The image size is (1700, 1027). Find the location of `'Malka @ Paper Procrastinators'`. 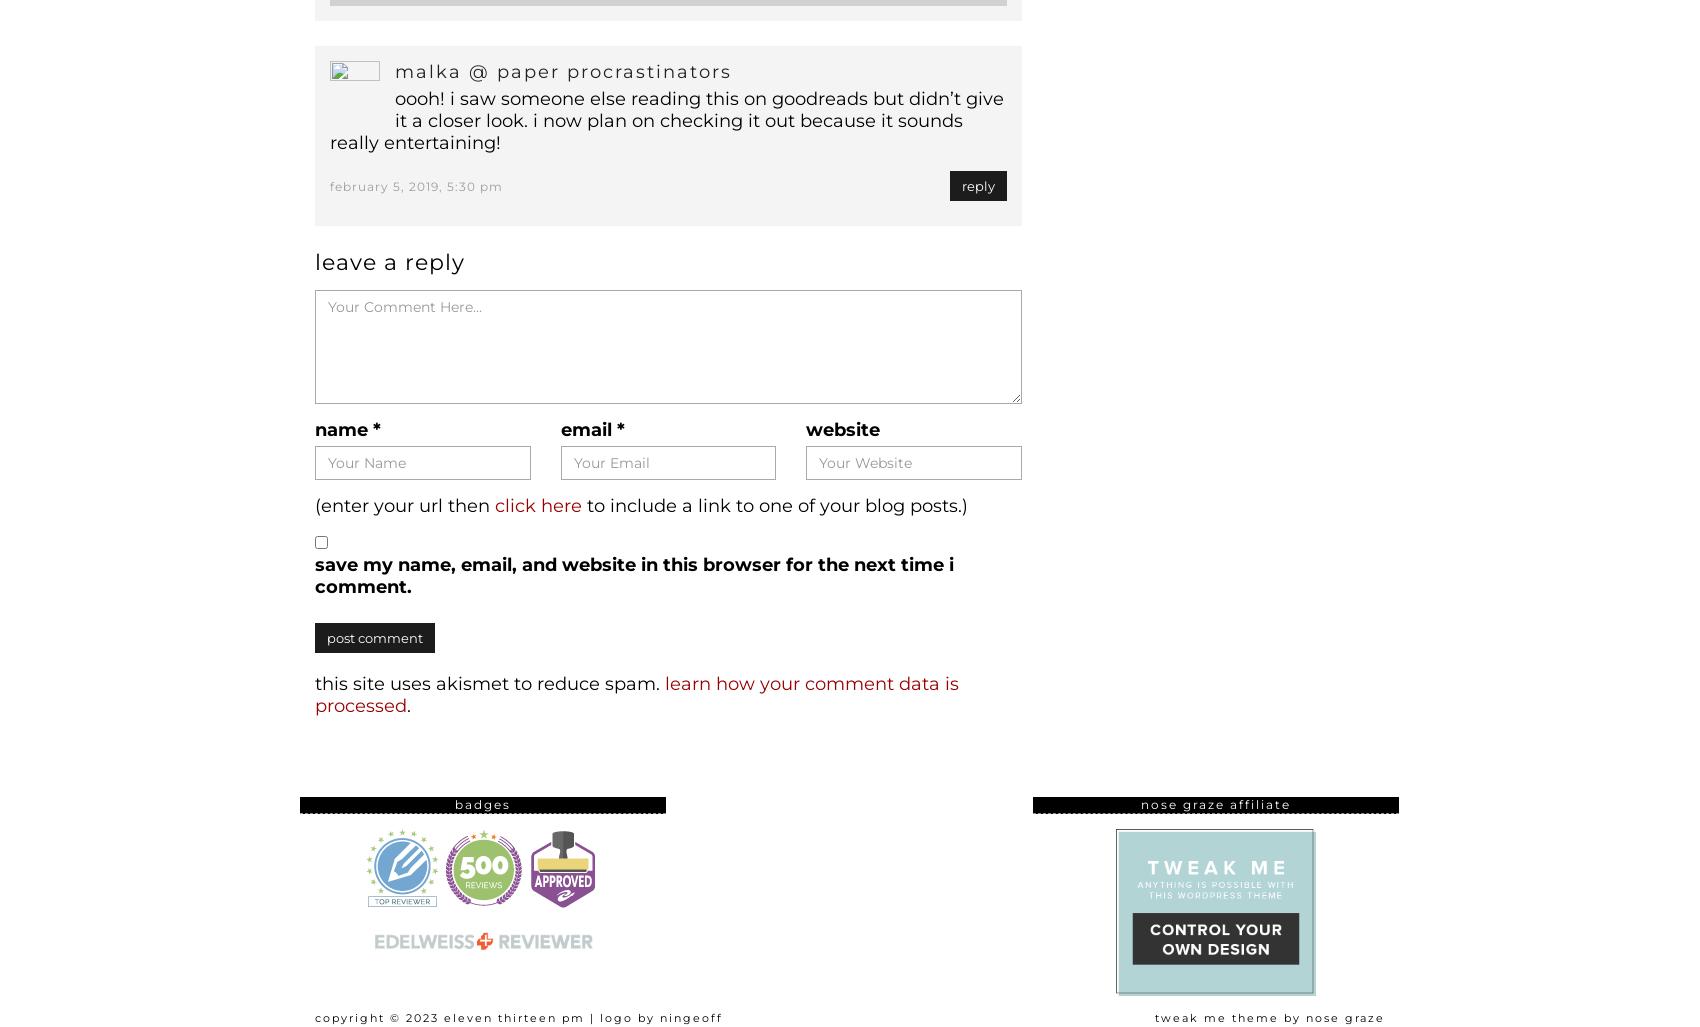

'Malka @ Paper Procrastinators' is located at coordinates (394, 69).